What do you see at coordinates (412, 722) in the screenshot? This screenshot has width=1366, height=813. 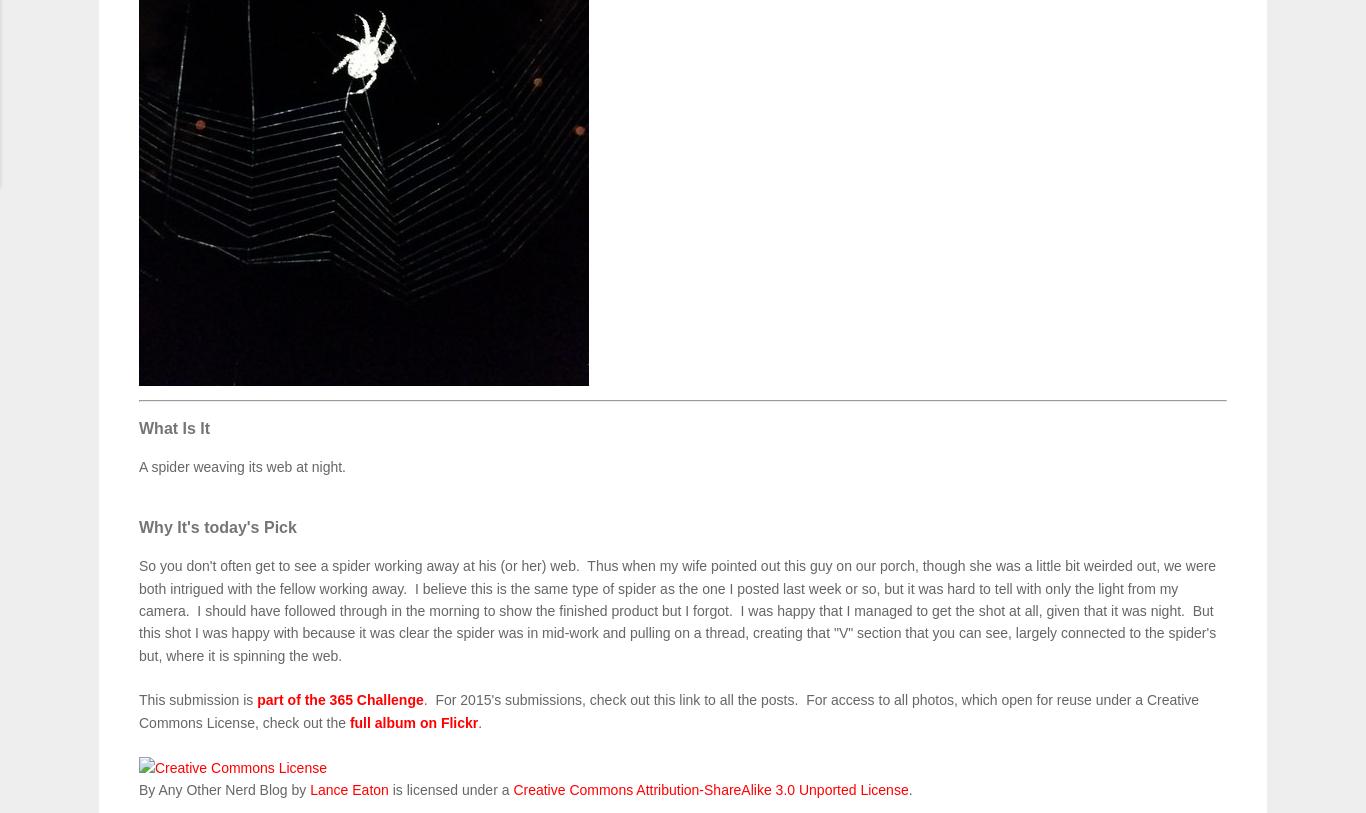 I see `'full album on Flickr'` at bounding box center [412, 722].